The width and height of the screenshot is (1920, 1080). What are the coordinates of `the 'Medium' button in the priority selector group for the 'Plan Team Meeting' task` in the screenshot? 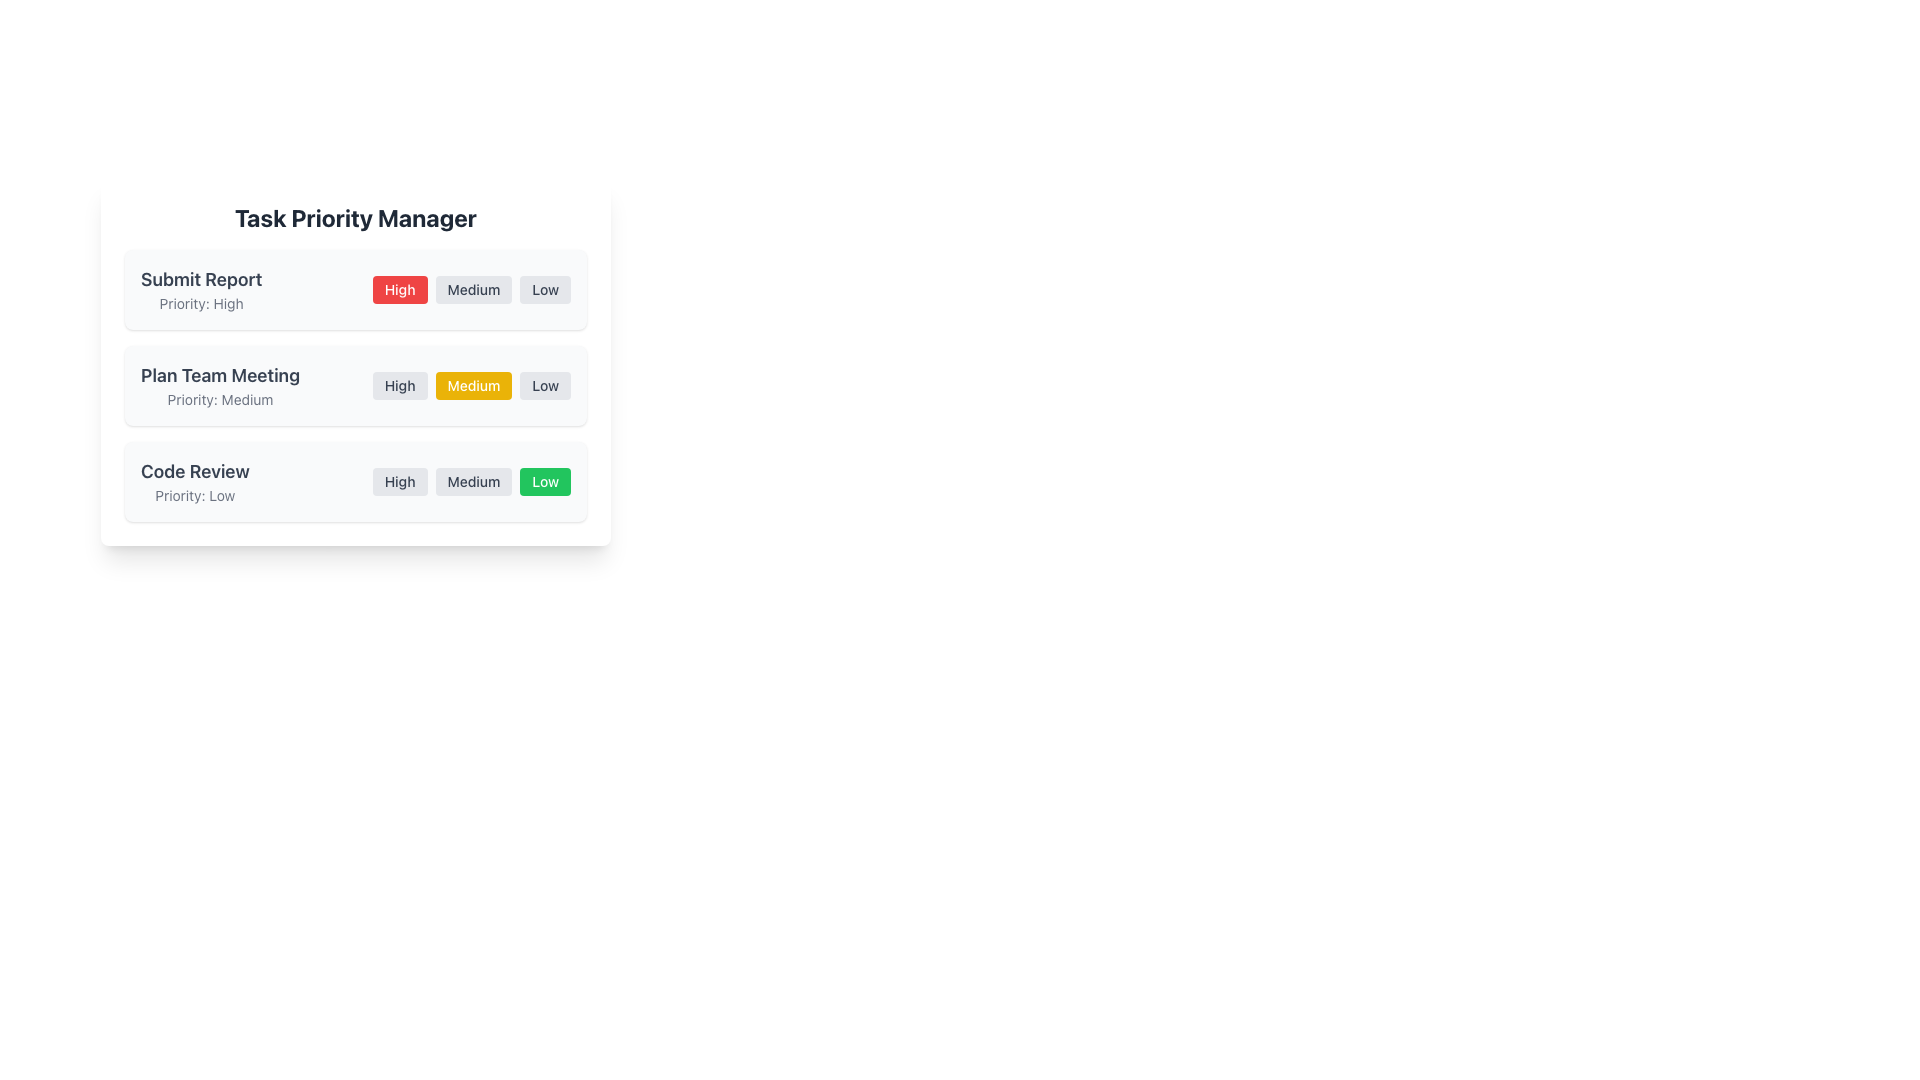 It's located at (470, 385).